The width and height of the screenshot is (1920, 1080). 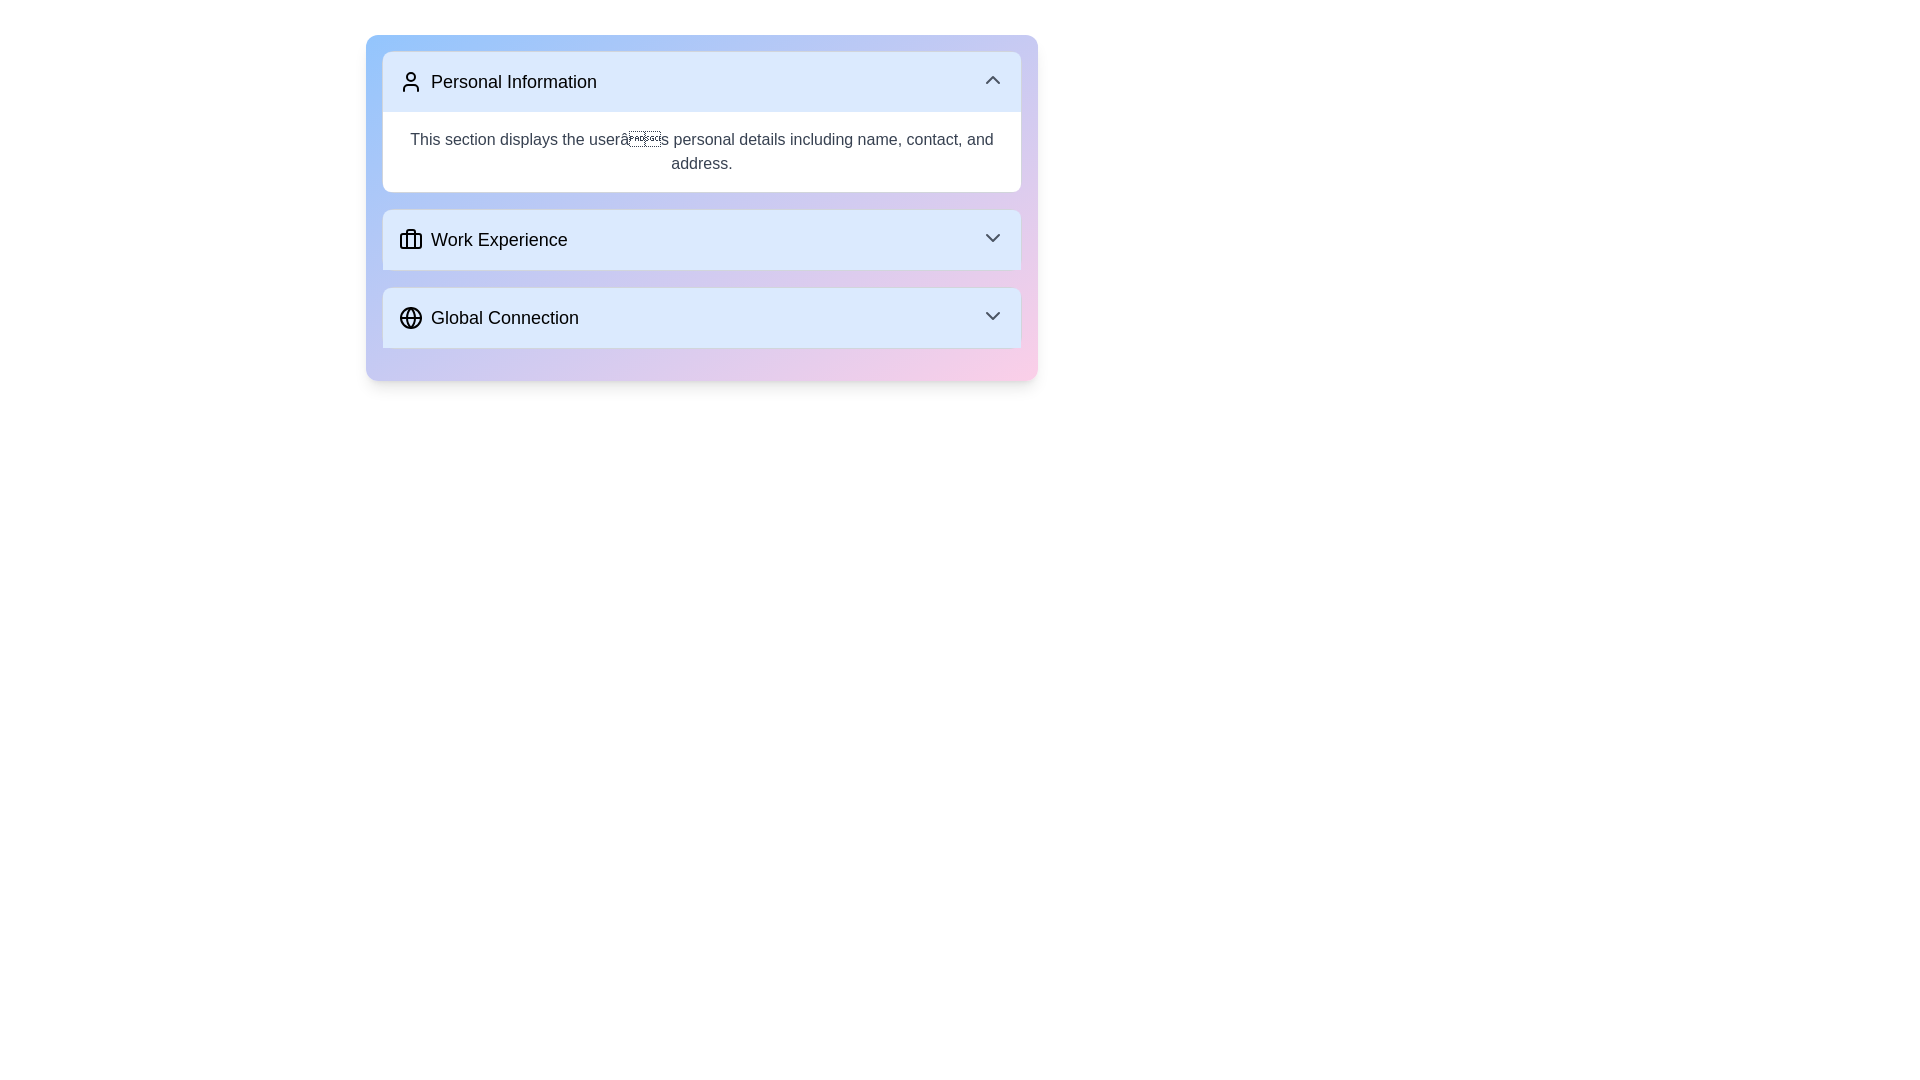 What do you see at coordinates (513, 80) in the screenshot?
I see `the 'Personal Information' label, which is styled in bold and positioned next to a user icon in a card-like section with a blue background` at bounding box center [513, 80].